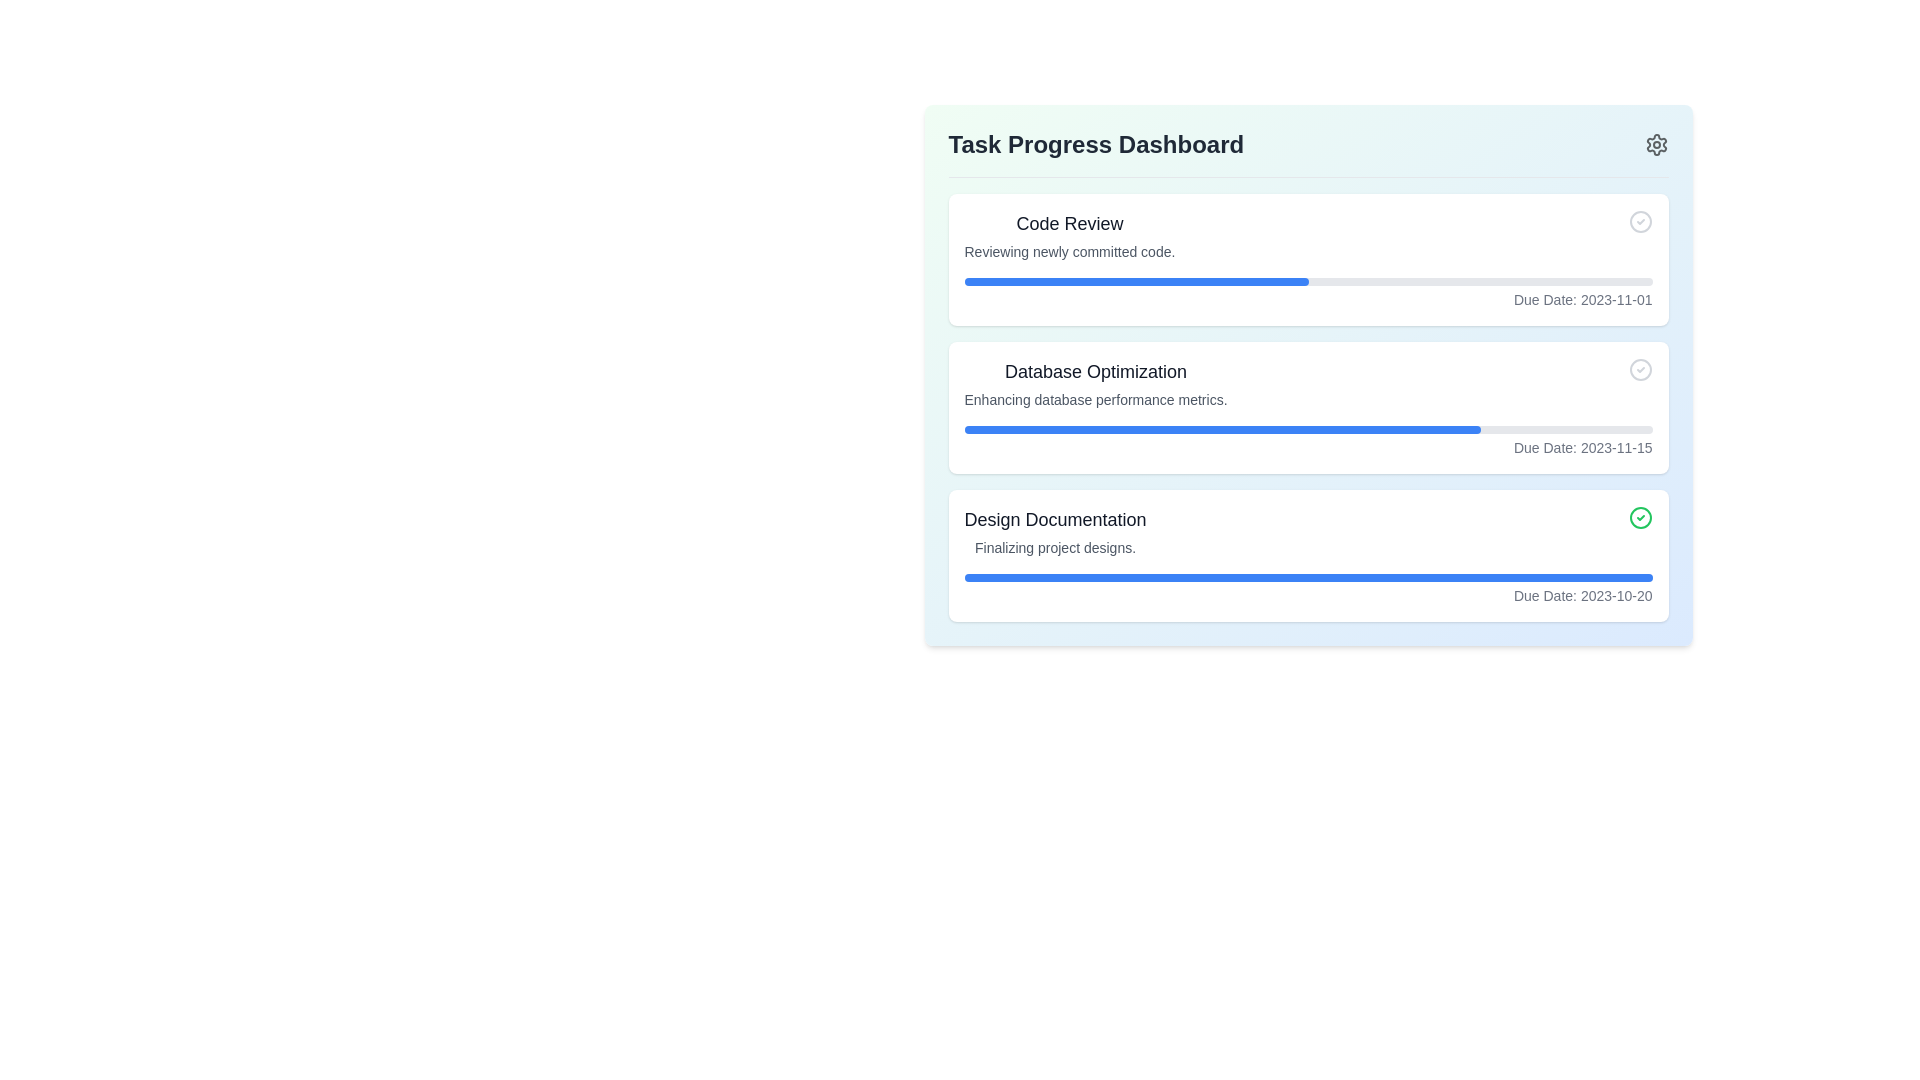 This screenshot has width=1920, height=1080. What do you see at coordinates (1094, 400) in the screenshot?
I see `the descriptive text located under the 'Database Optimization' heading, which provides additional context about the task` at bounding box center [1094, 400].